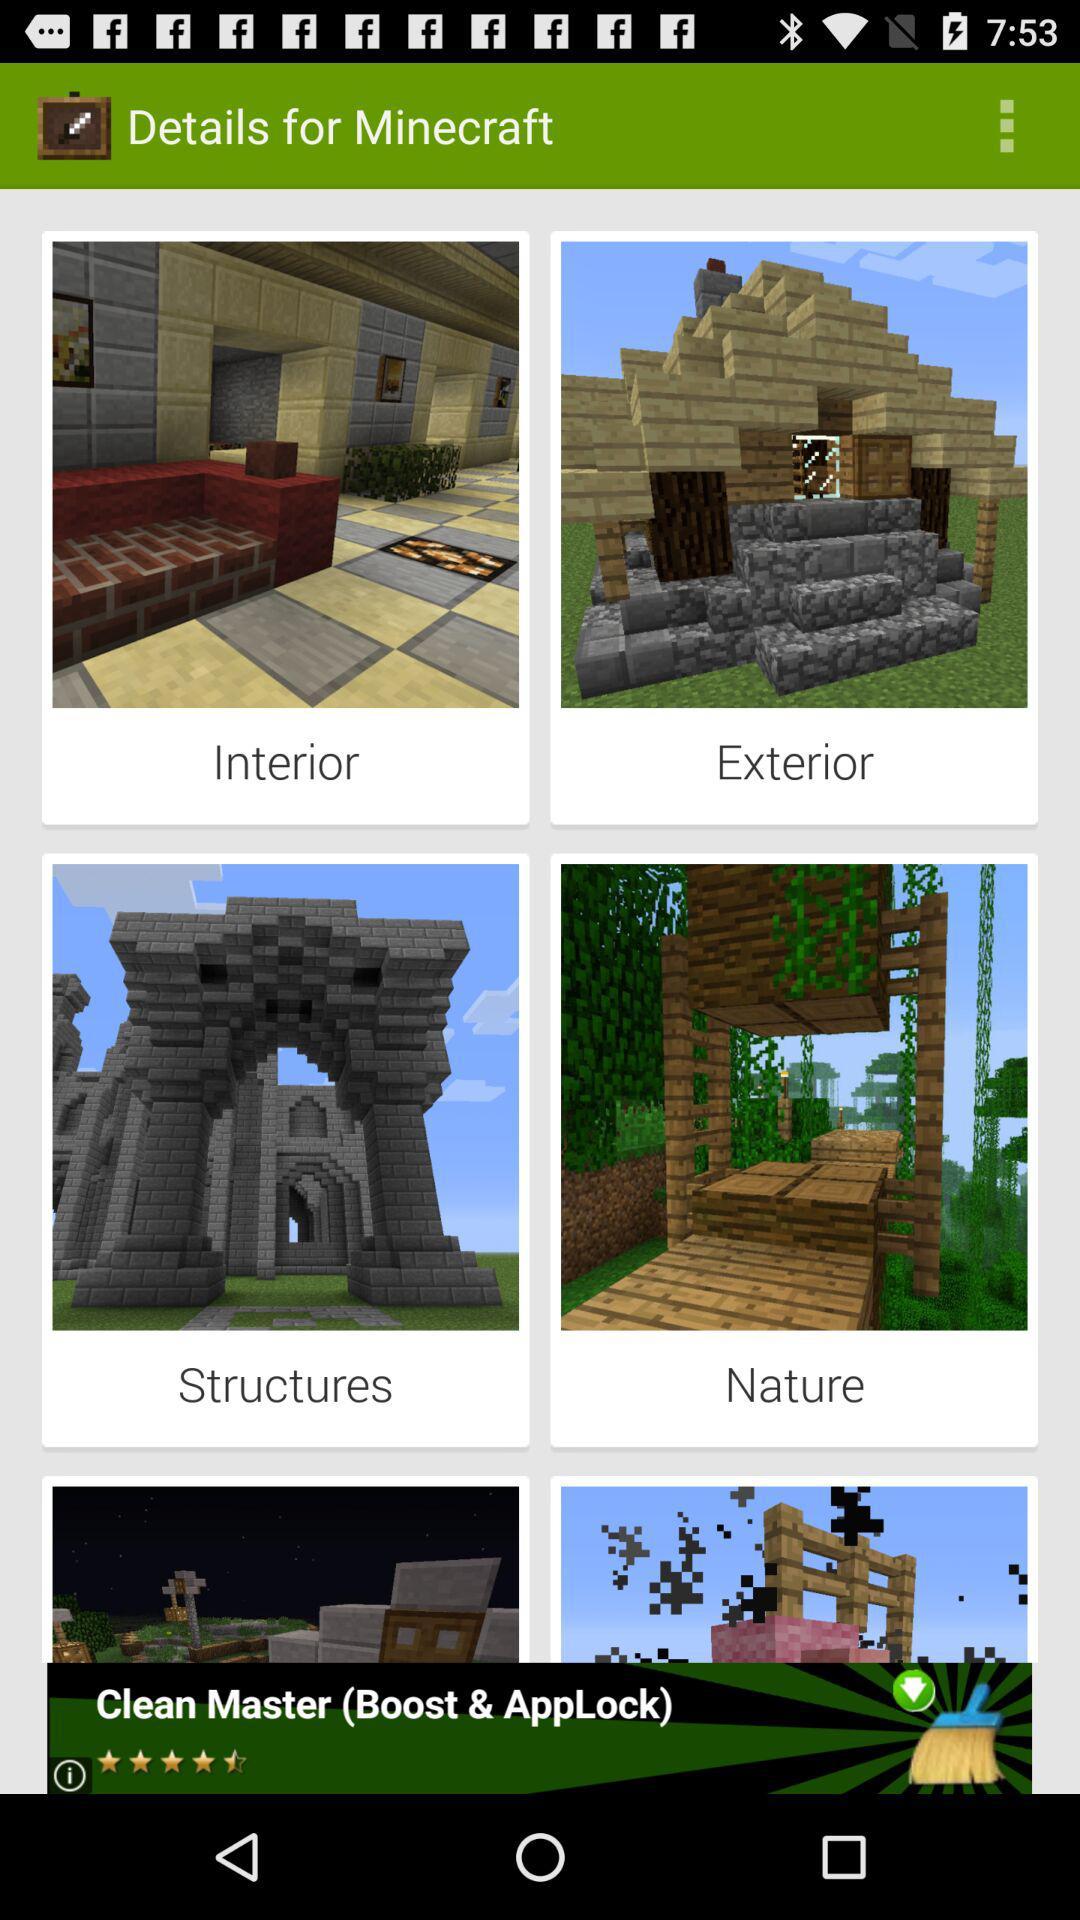 This screenshot has height=1920, width=1080. I want to click on advertisement, so click(538, 1727).